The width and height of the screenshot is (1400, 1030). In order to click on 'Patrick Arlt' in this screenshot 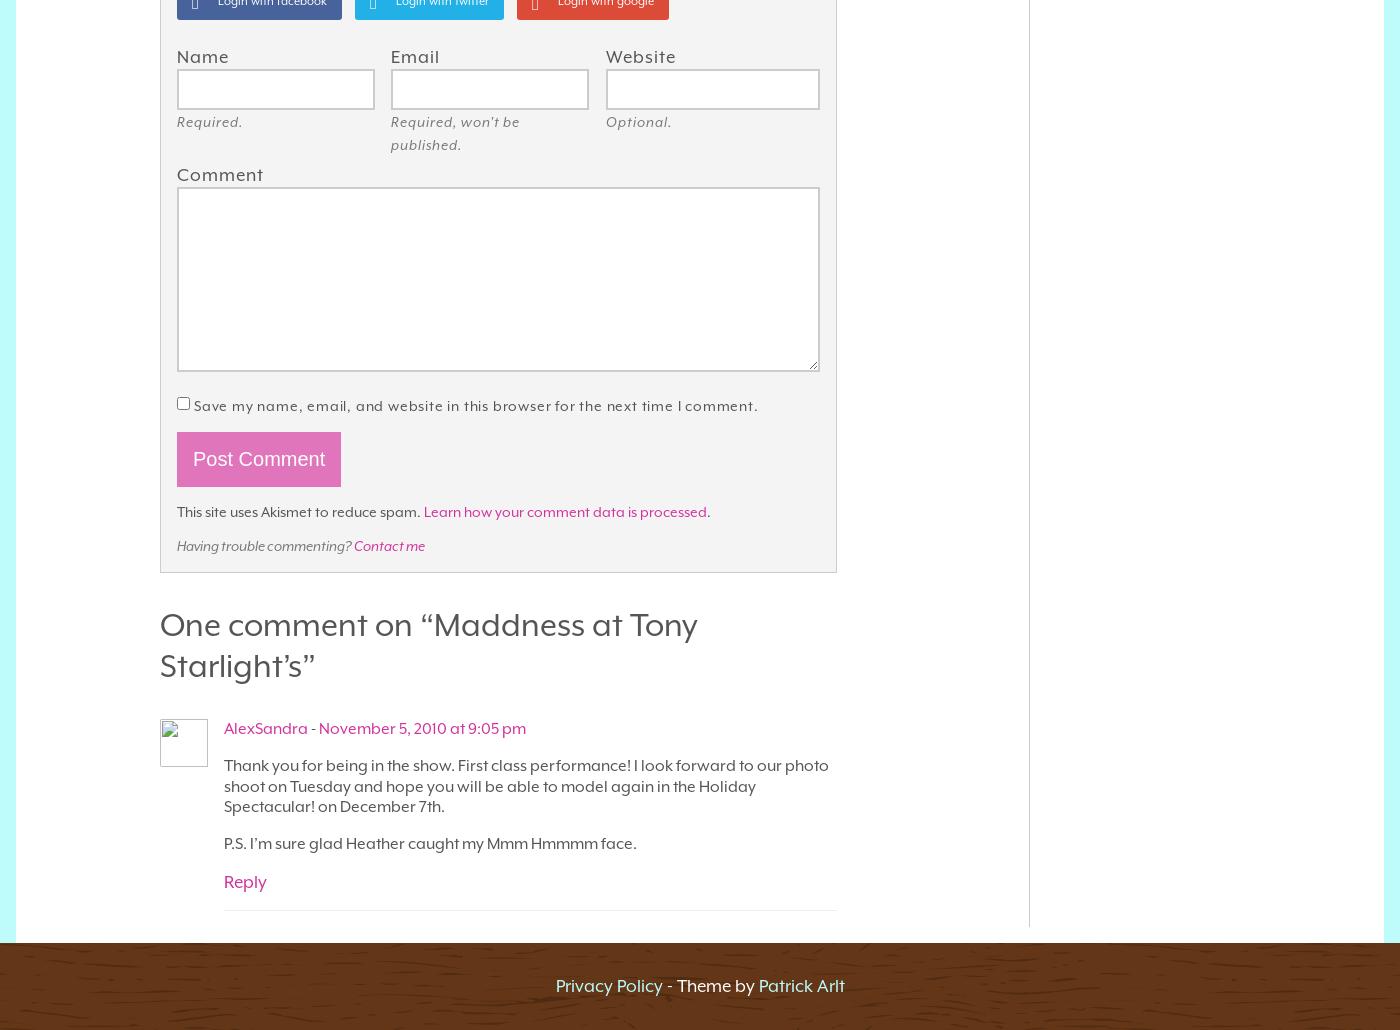, I will do `click(800, 983)`.